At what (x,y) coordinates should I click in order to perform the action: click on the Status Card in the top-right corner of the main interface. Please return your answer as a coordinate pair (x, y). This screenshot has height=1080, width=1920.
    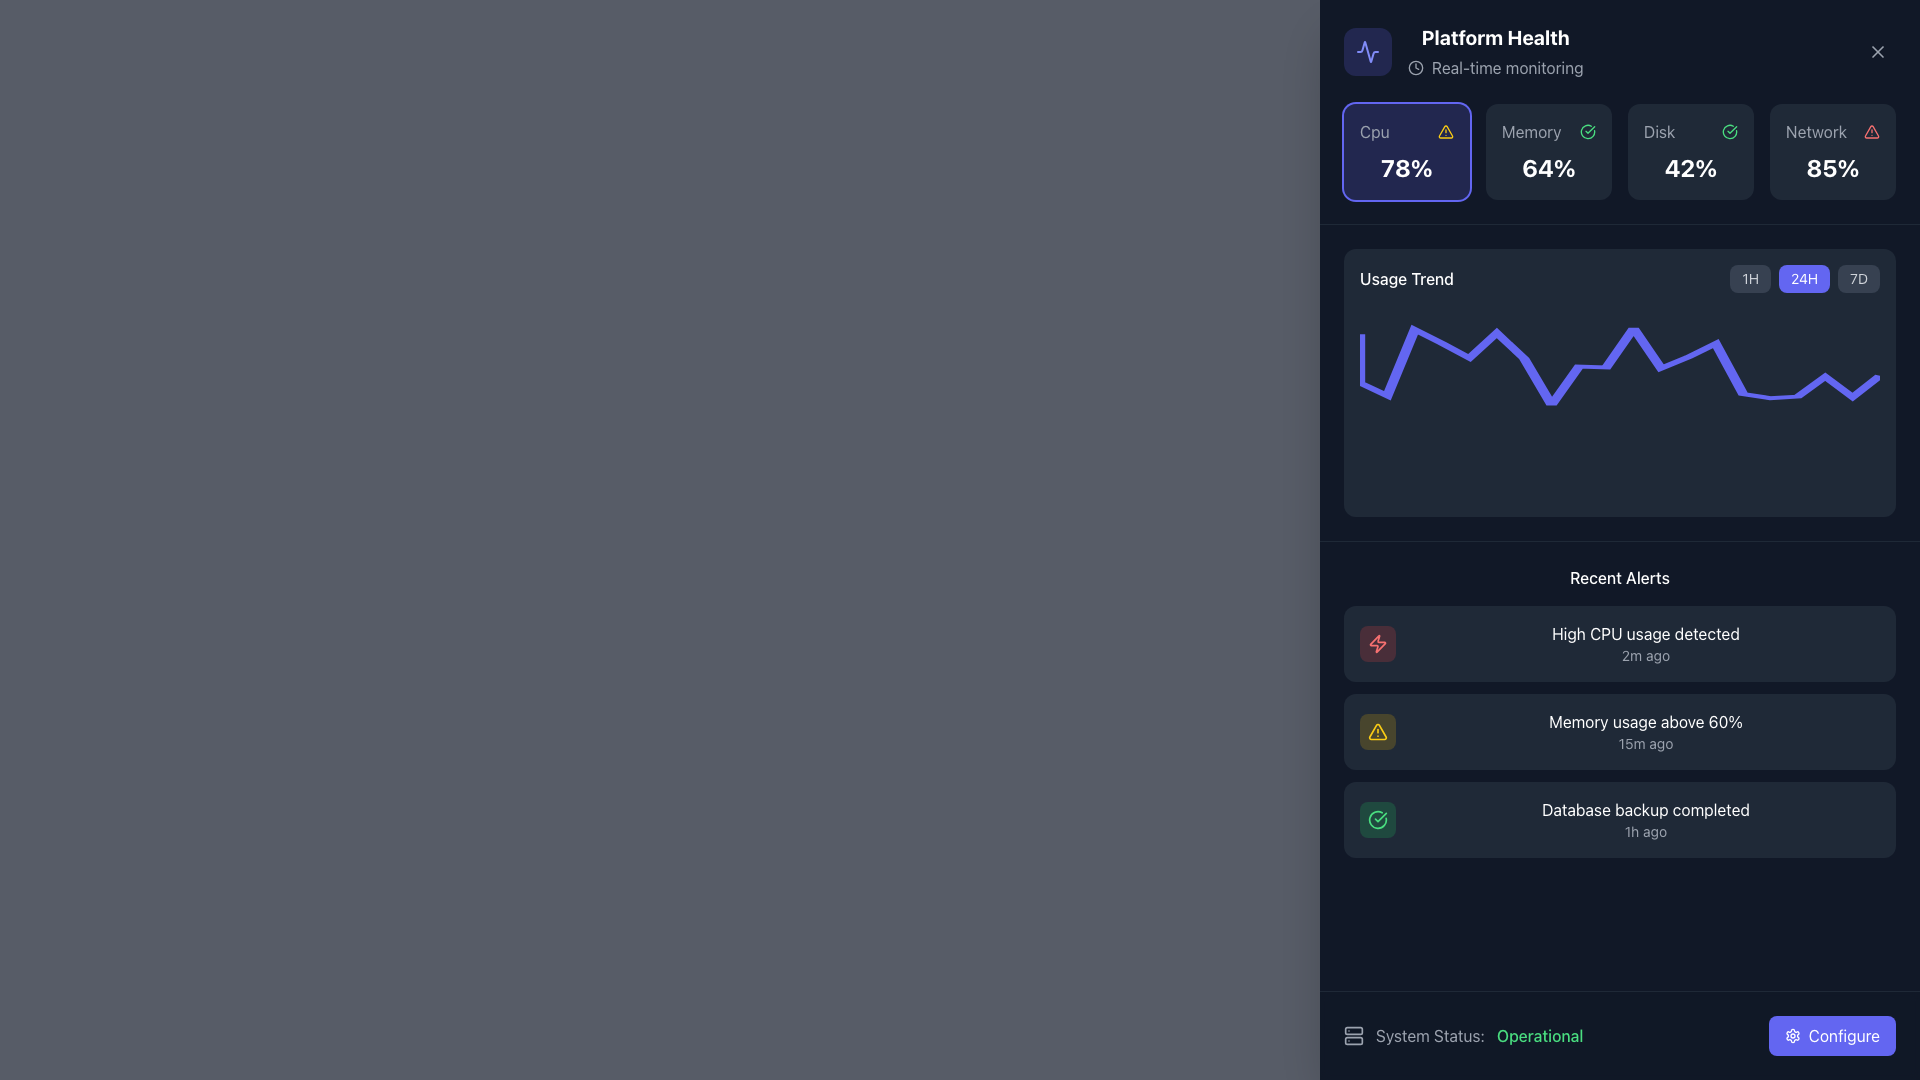
    Looking at the image, I should click on (1833, 150).